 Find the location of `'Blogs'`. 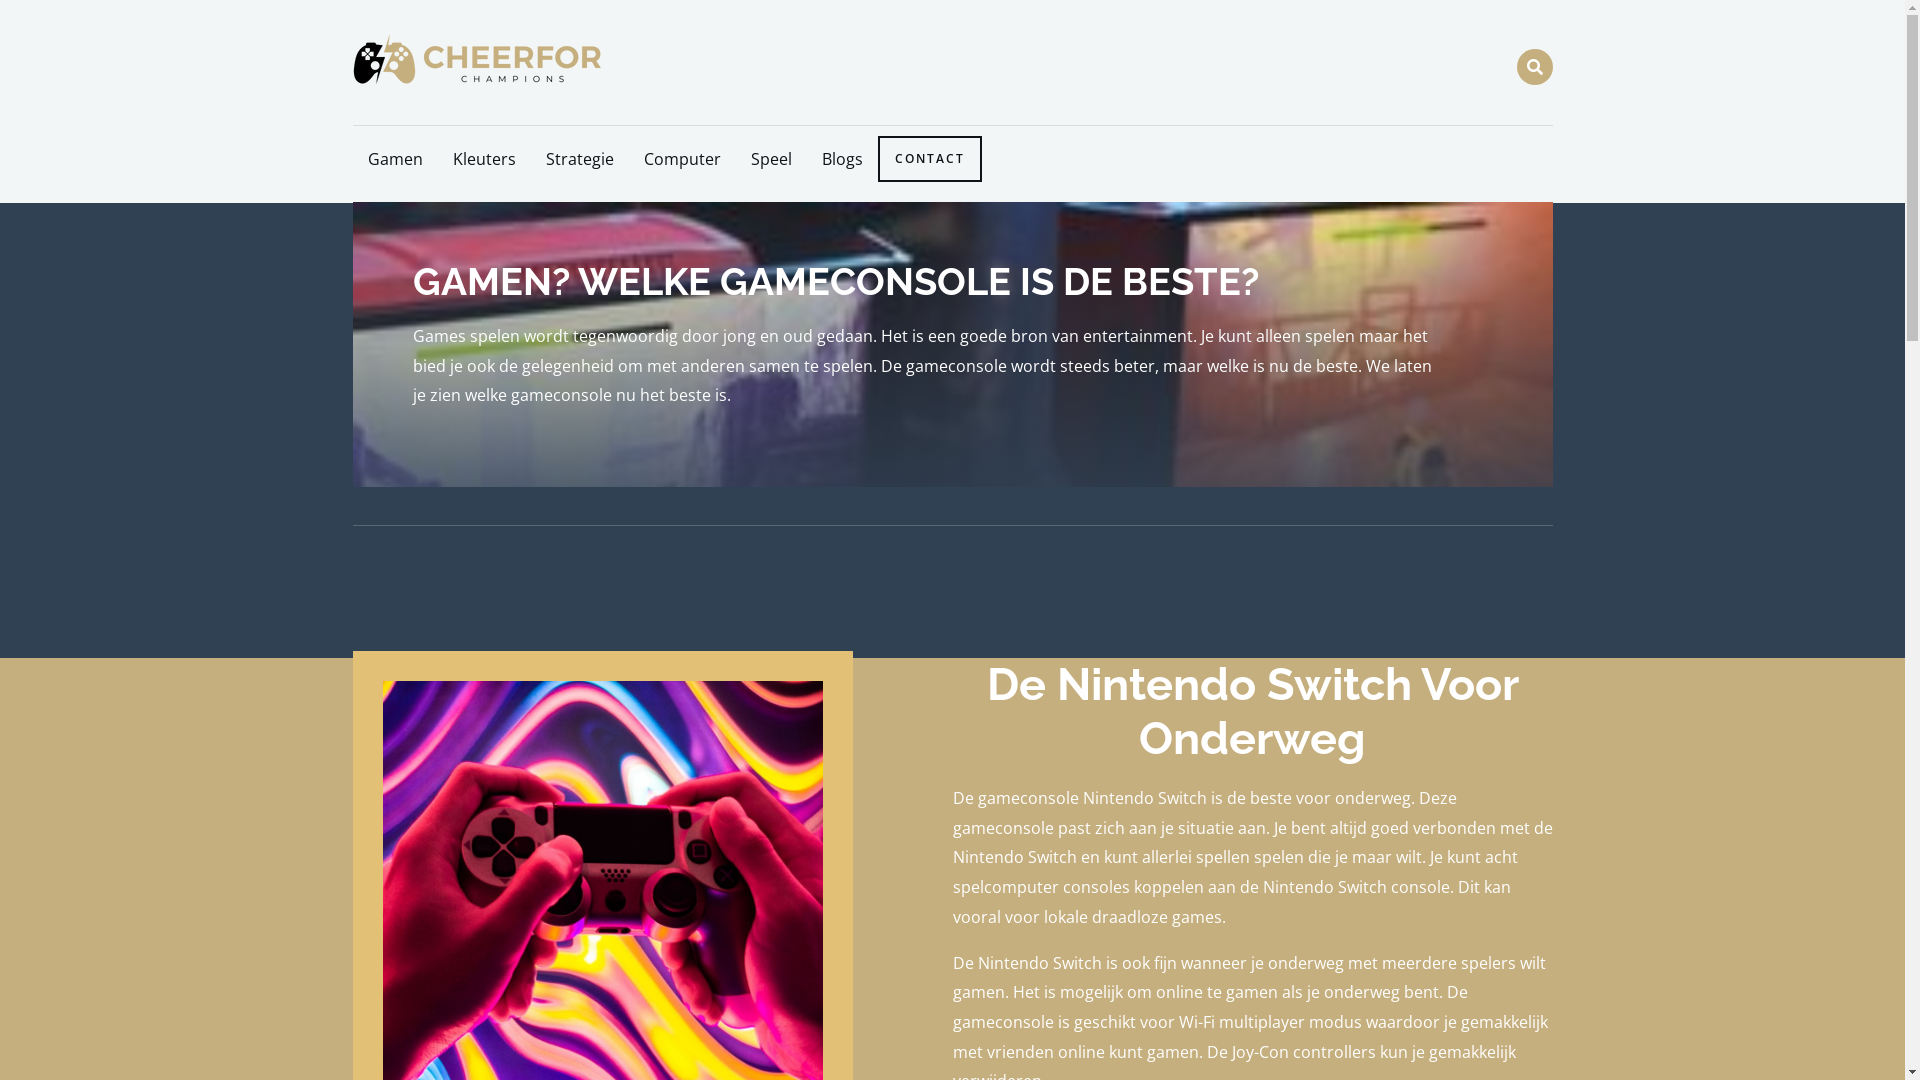

'Blogs' is located at coordinates (841, 157).